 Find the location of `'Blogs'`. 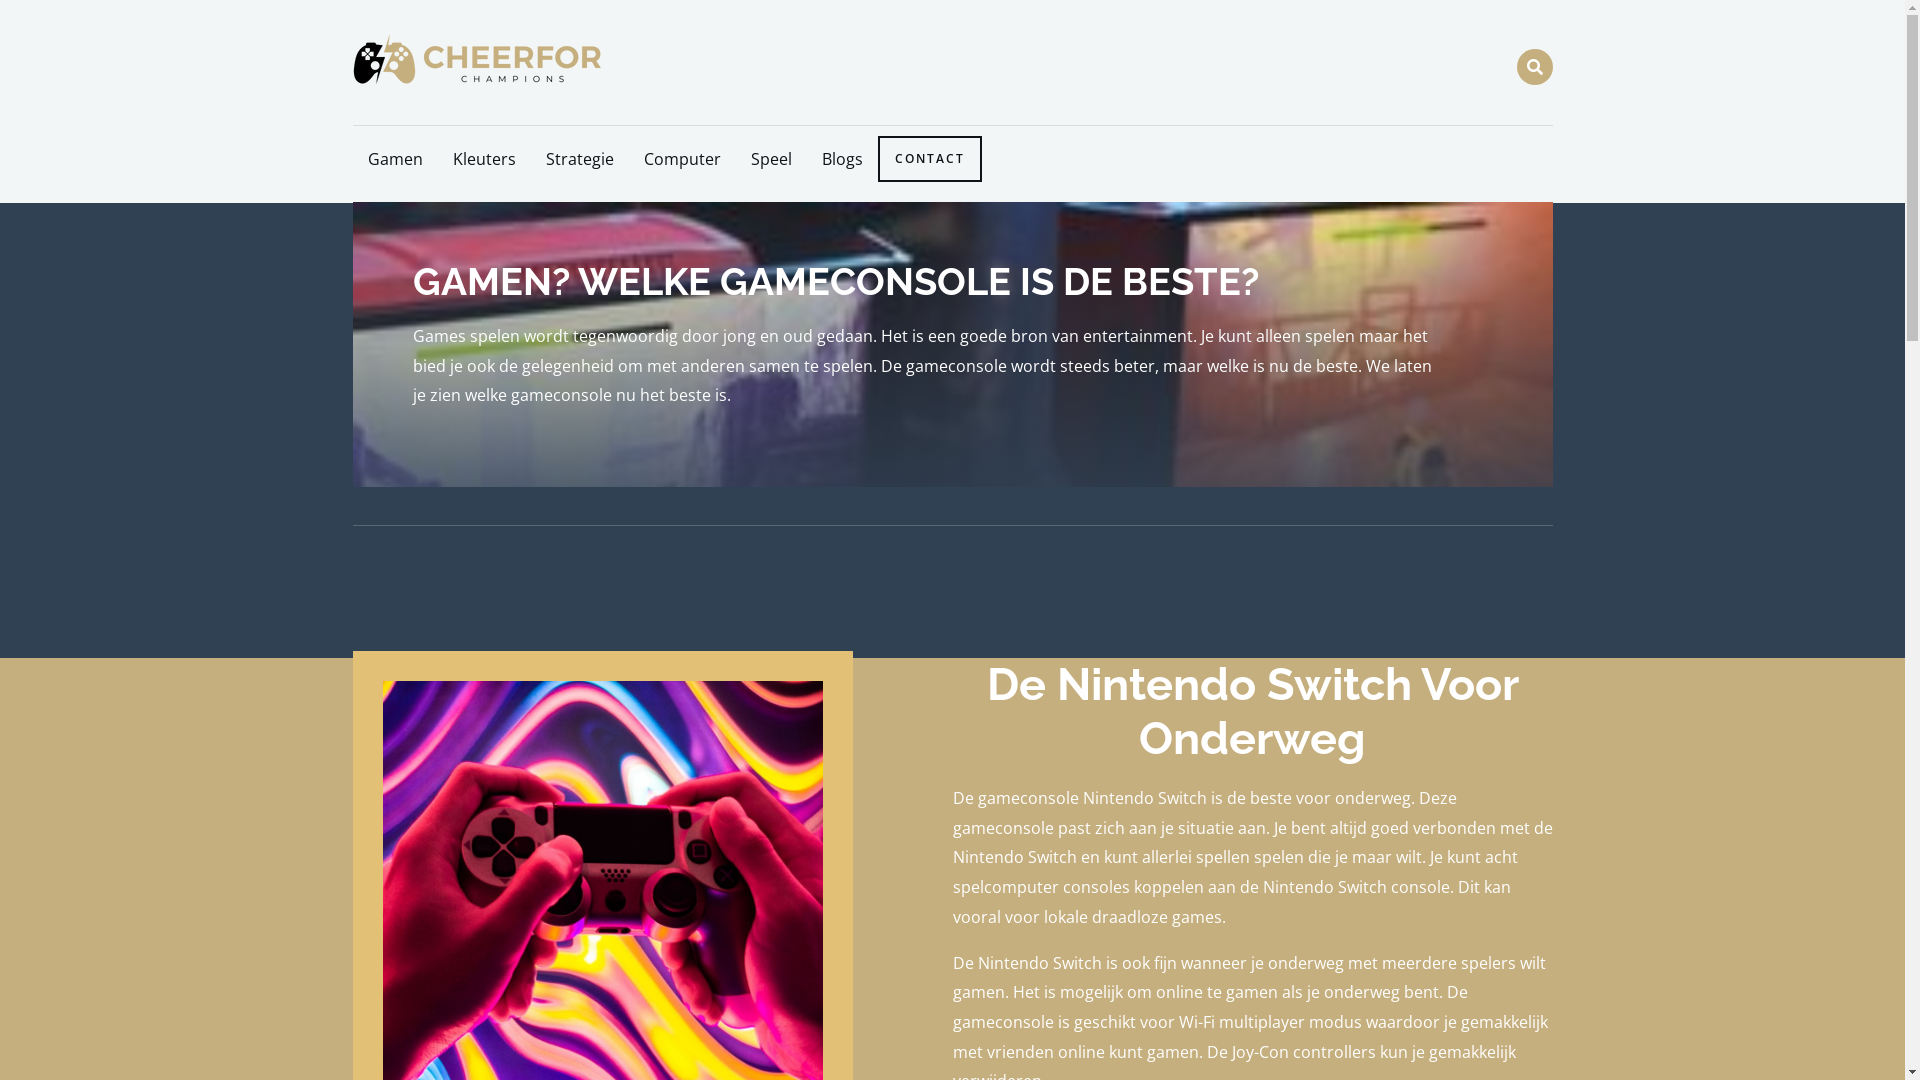

'Blogs' is located at coordinates (841, 157).